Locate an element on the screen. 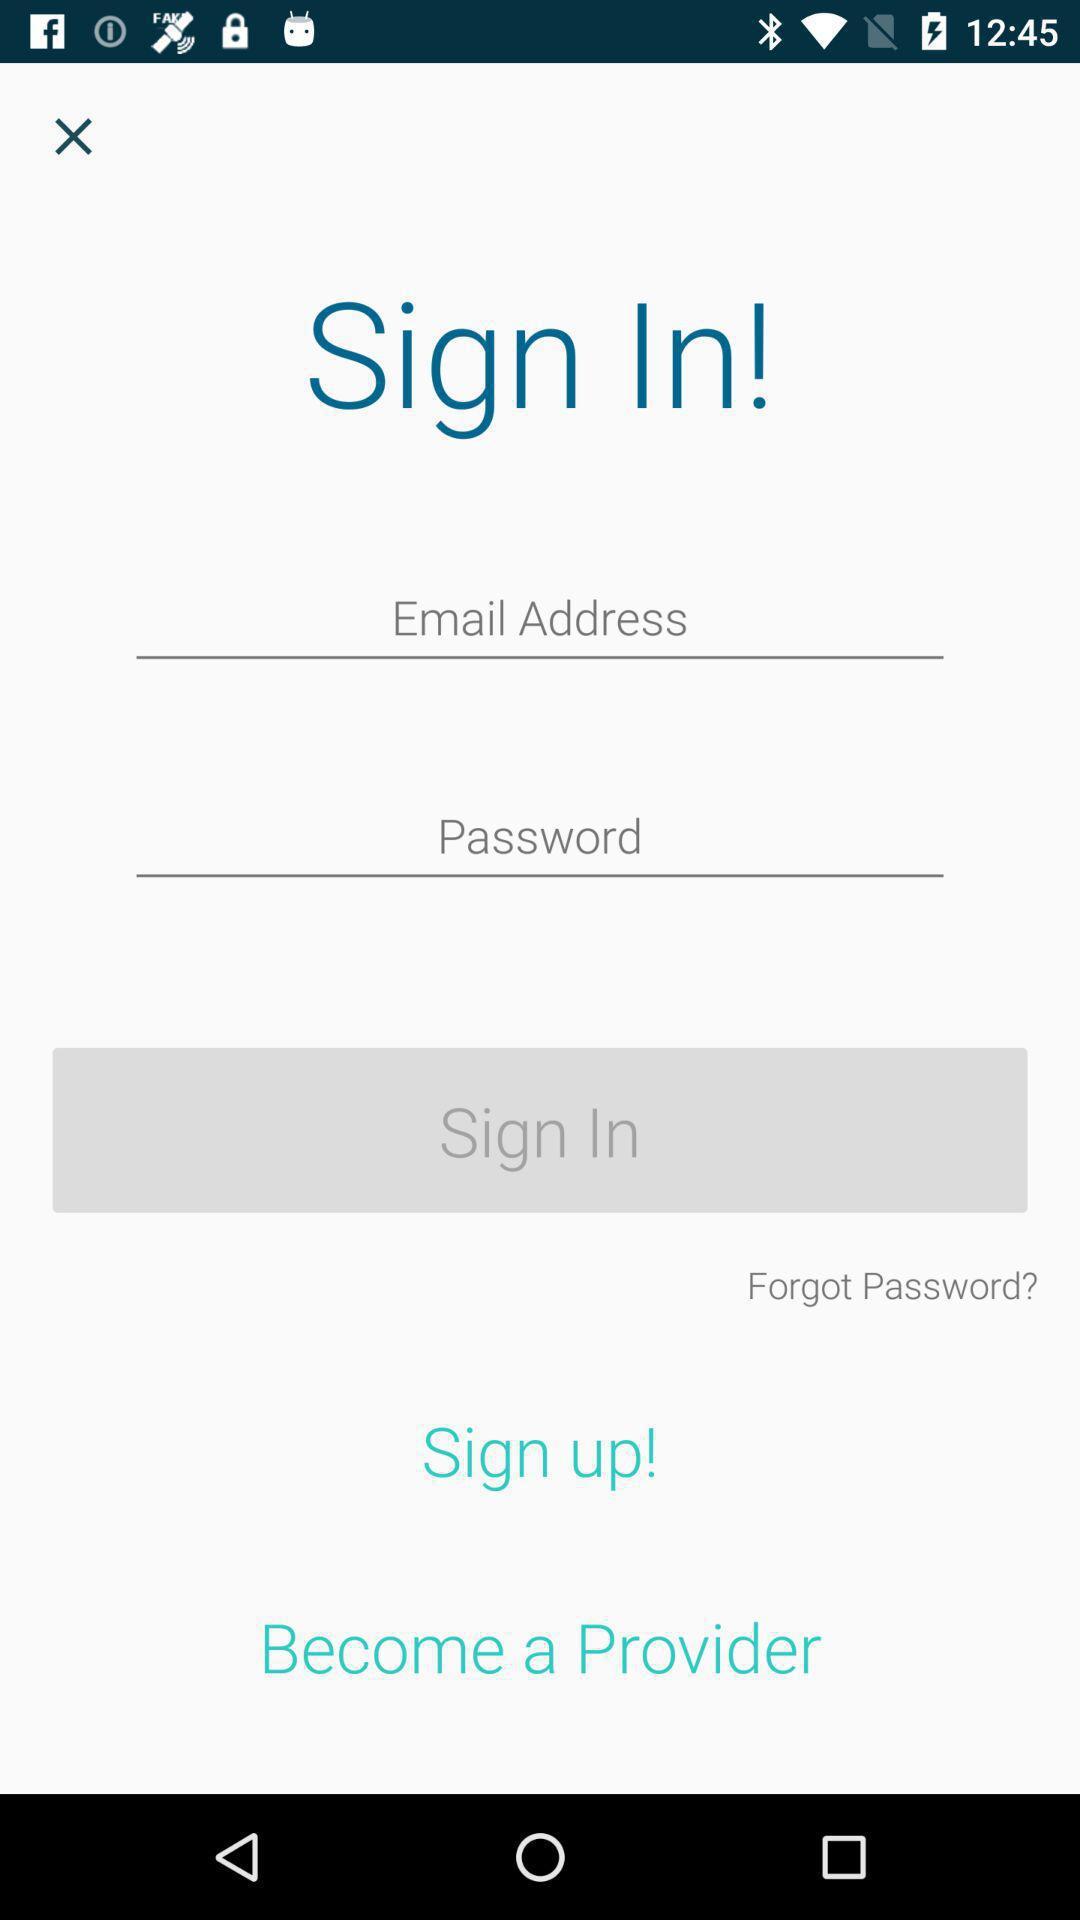  forgot password? item is located at coordinates (891, 1284).